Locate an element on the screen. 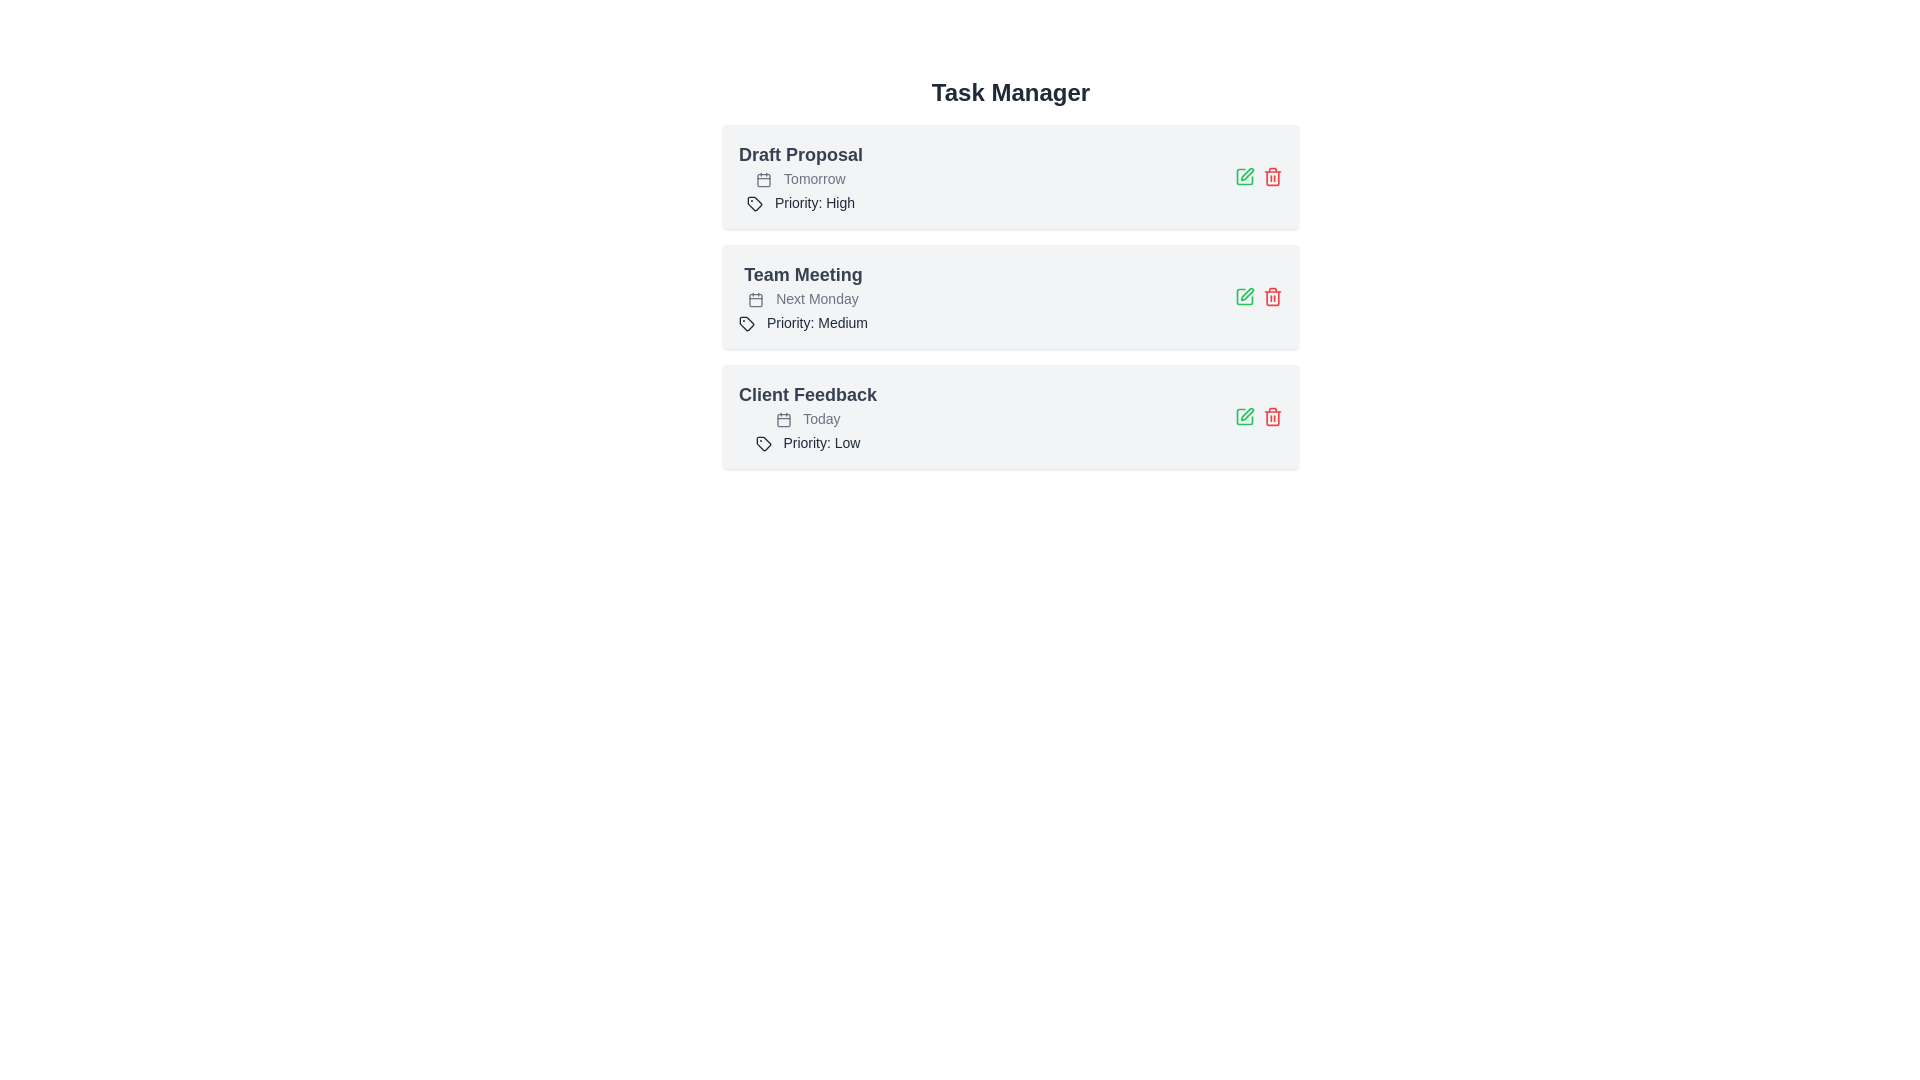 Image resolution: width=1920 pixels, height=1080 pixels. the inner rounded rectangle of the calendar icon located in the top-left of the 'Draft Proposal' card is located at coordinates (763, 181).